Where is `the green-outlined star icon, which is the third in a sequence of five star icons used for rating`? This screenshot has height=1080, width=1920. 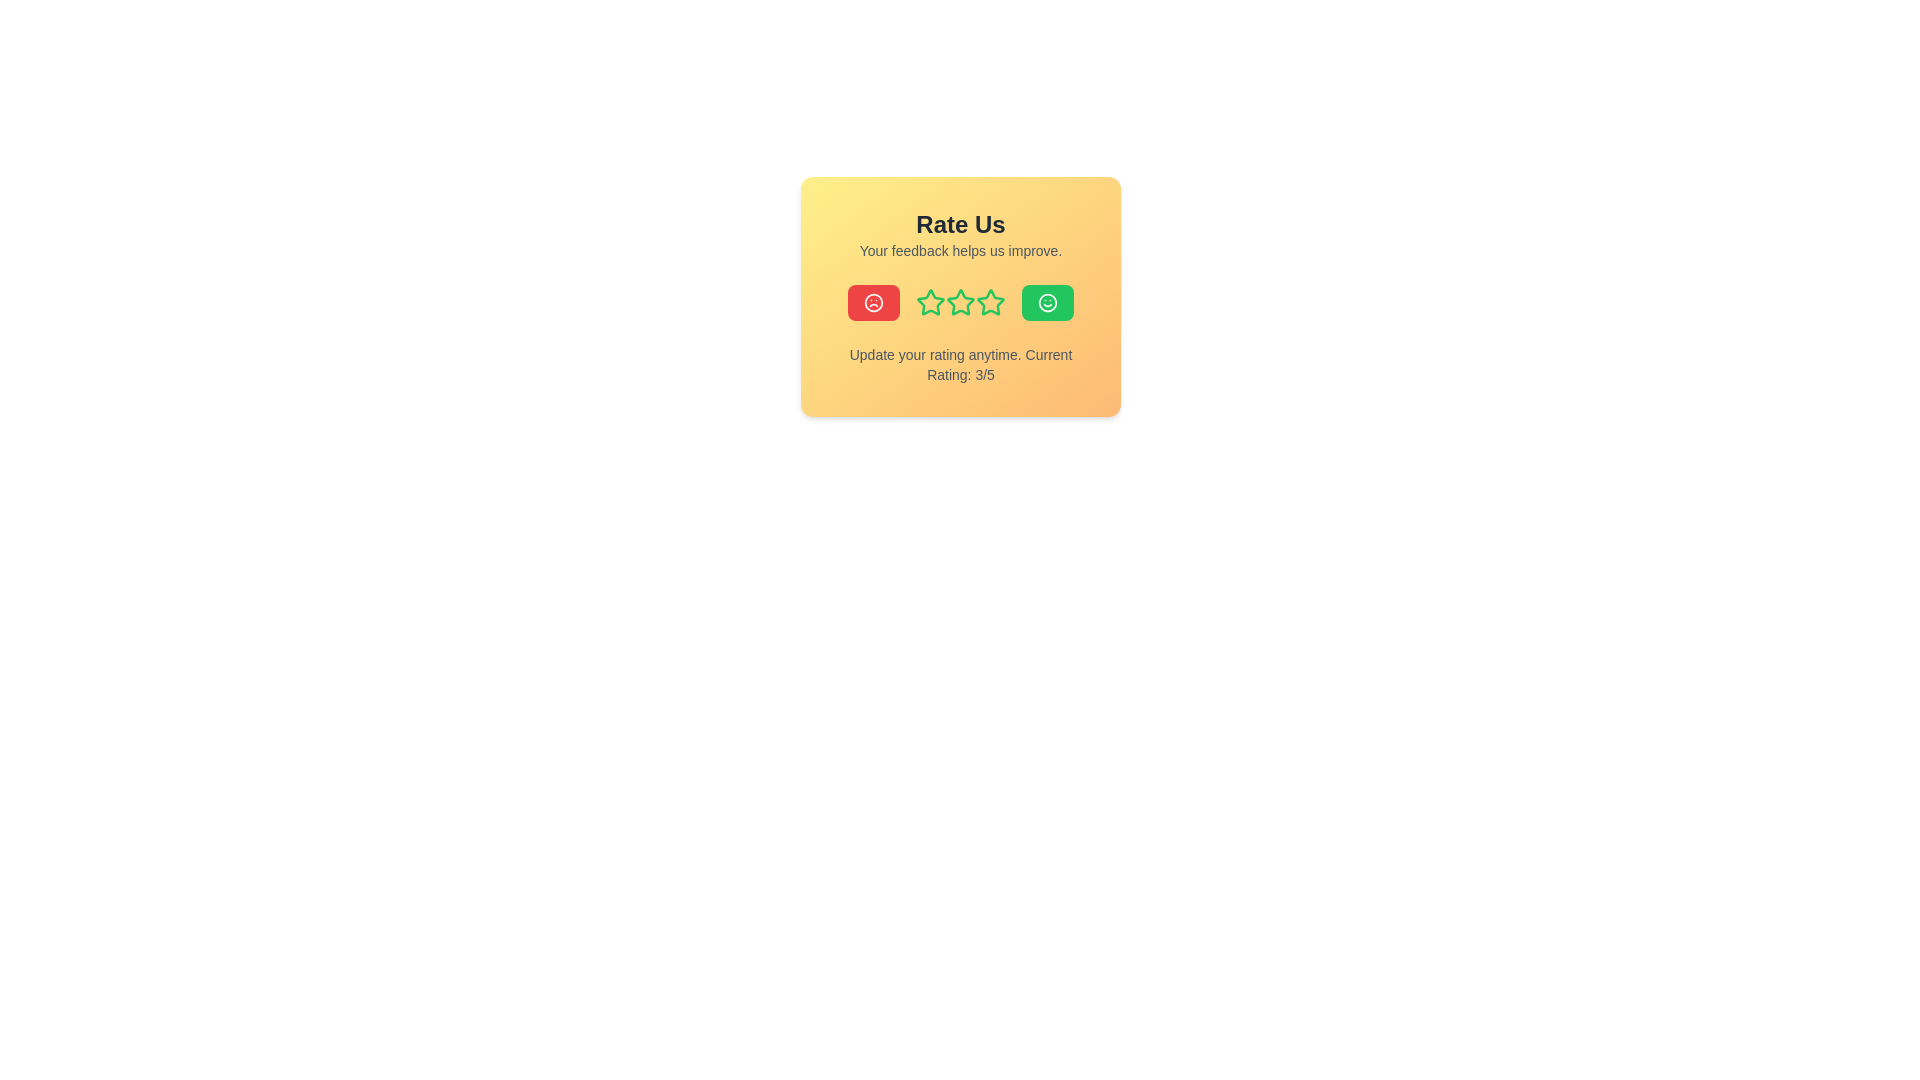 the green-outlined star icon, which is the third in a sequence of five star icons used for rating is located at coordinates (960, 303).